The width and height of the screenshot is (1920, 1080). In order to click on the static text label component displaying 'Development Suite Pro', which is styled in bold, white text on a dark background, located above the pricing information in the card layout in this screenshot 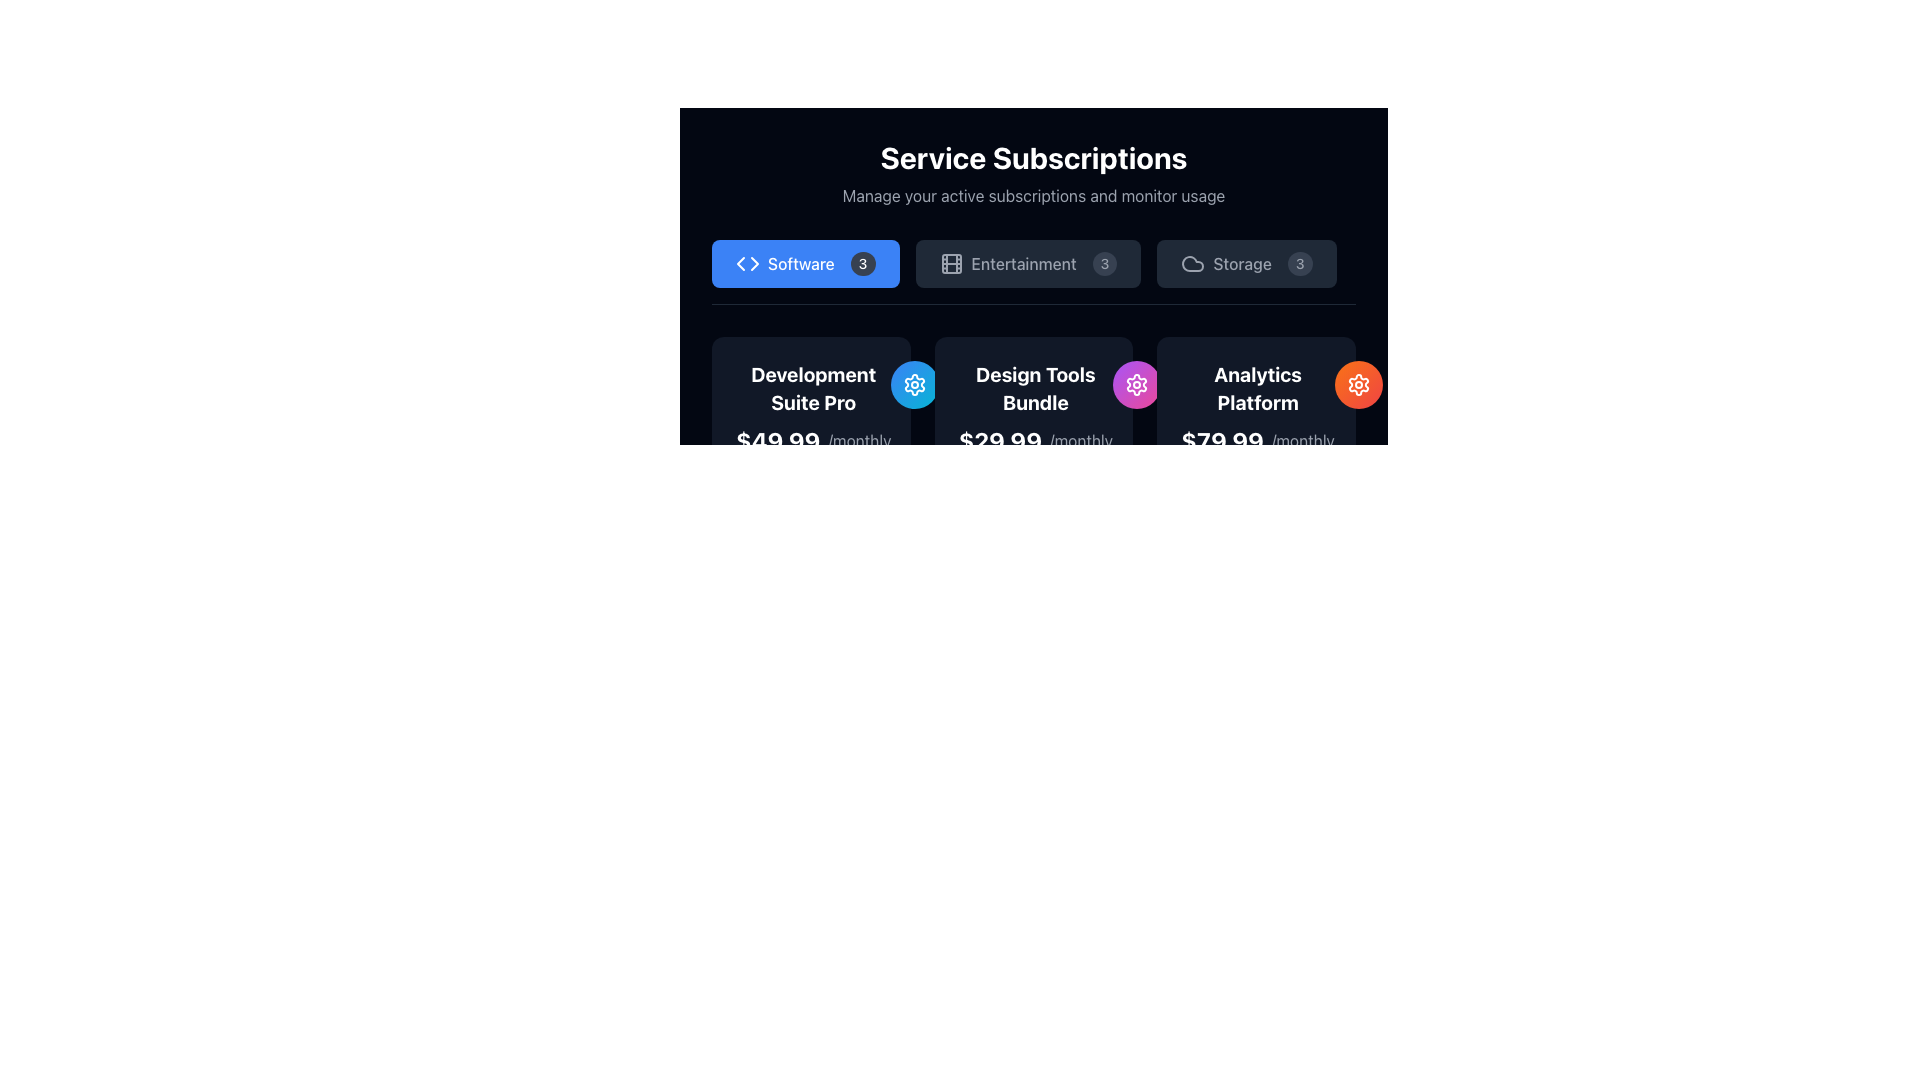, I will do `click(813, 389)`.